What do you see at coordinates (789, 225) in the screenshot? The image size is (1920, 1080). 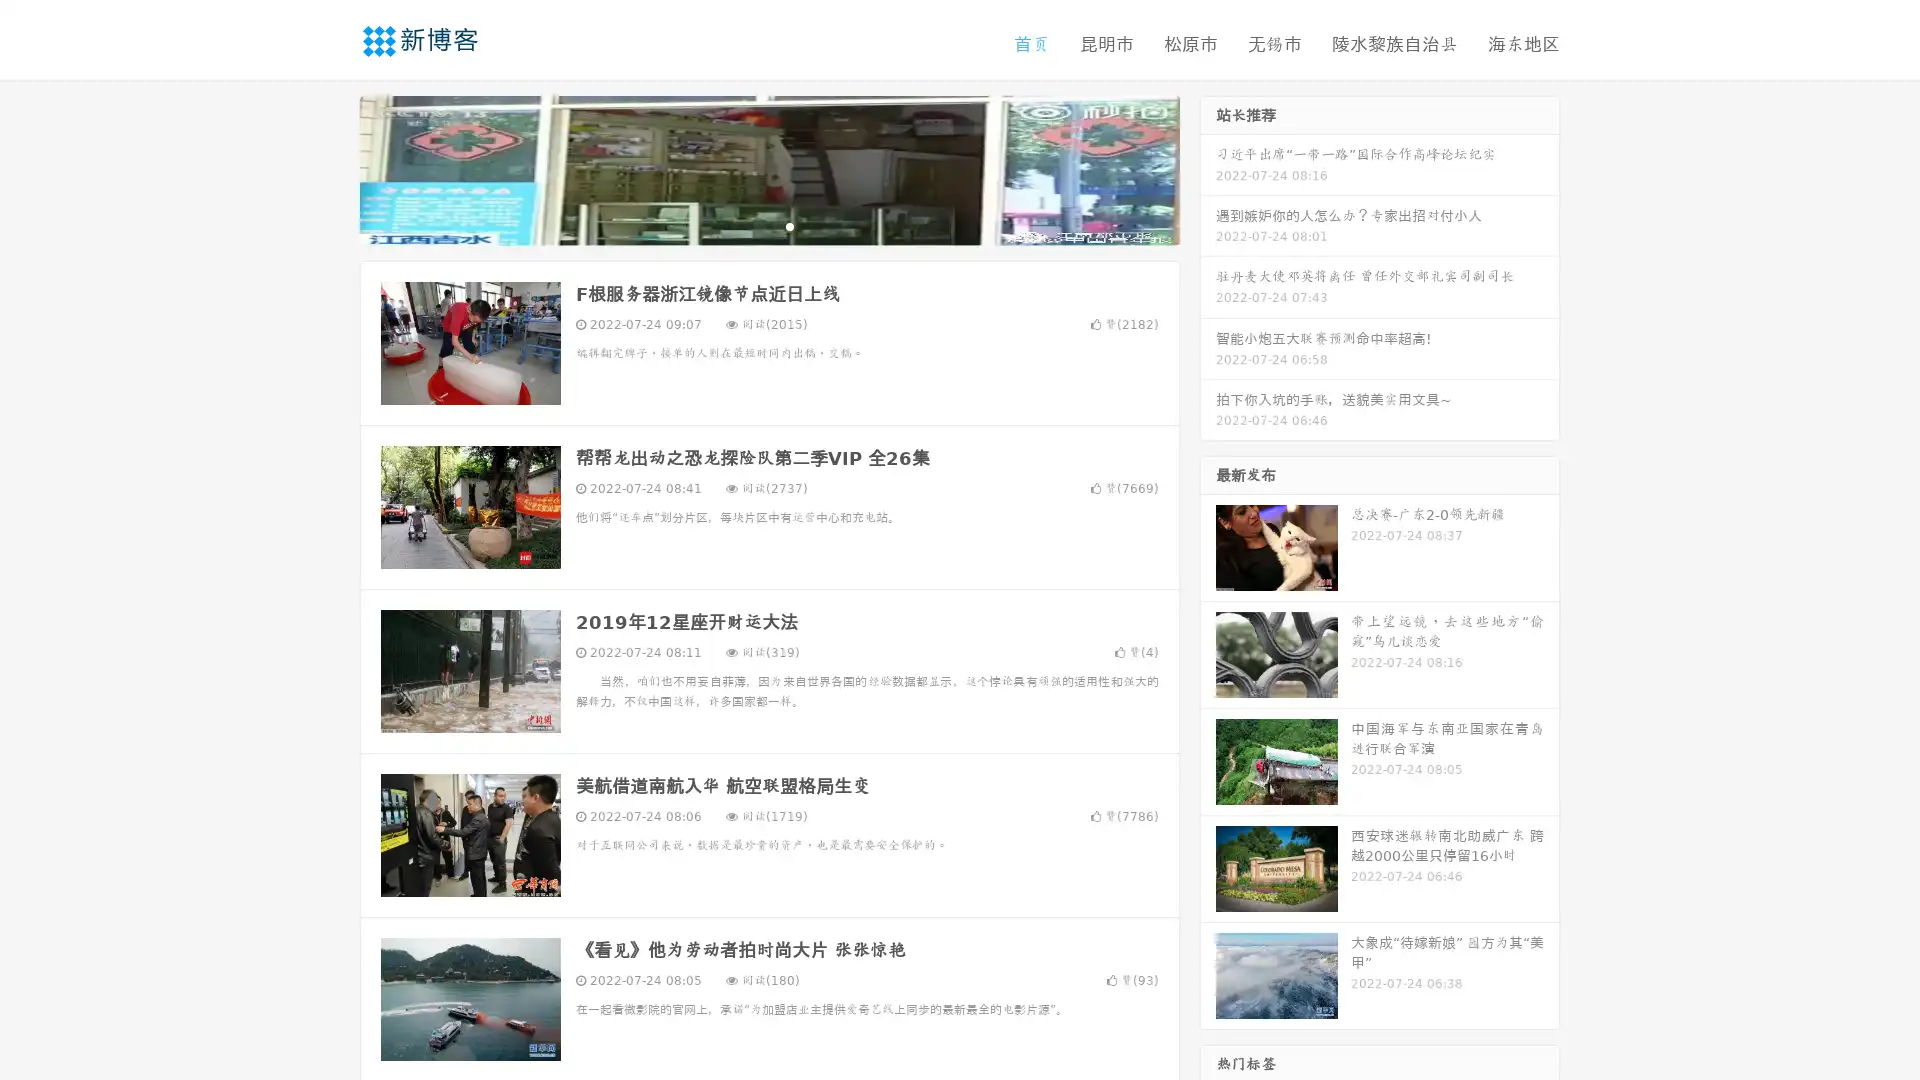 I see `Go to slide 3` at bounding box center [789, 225].